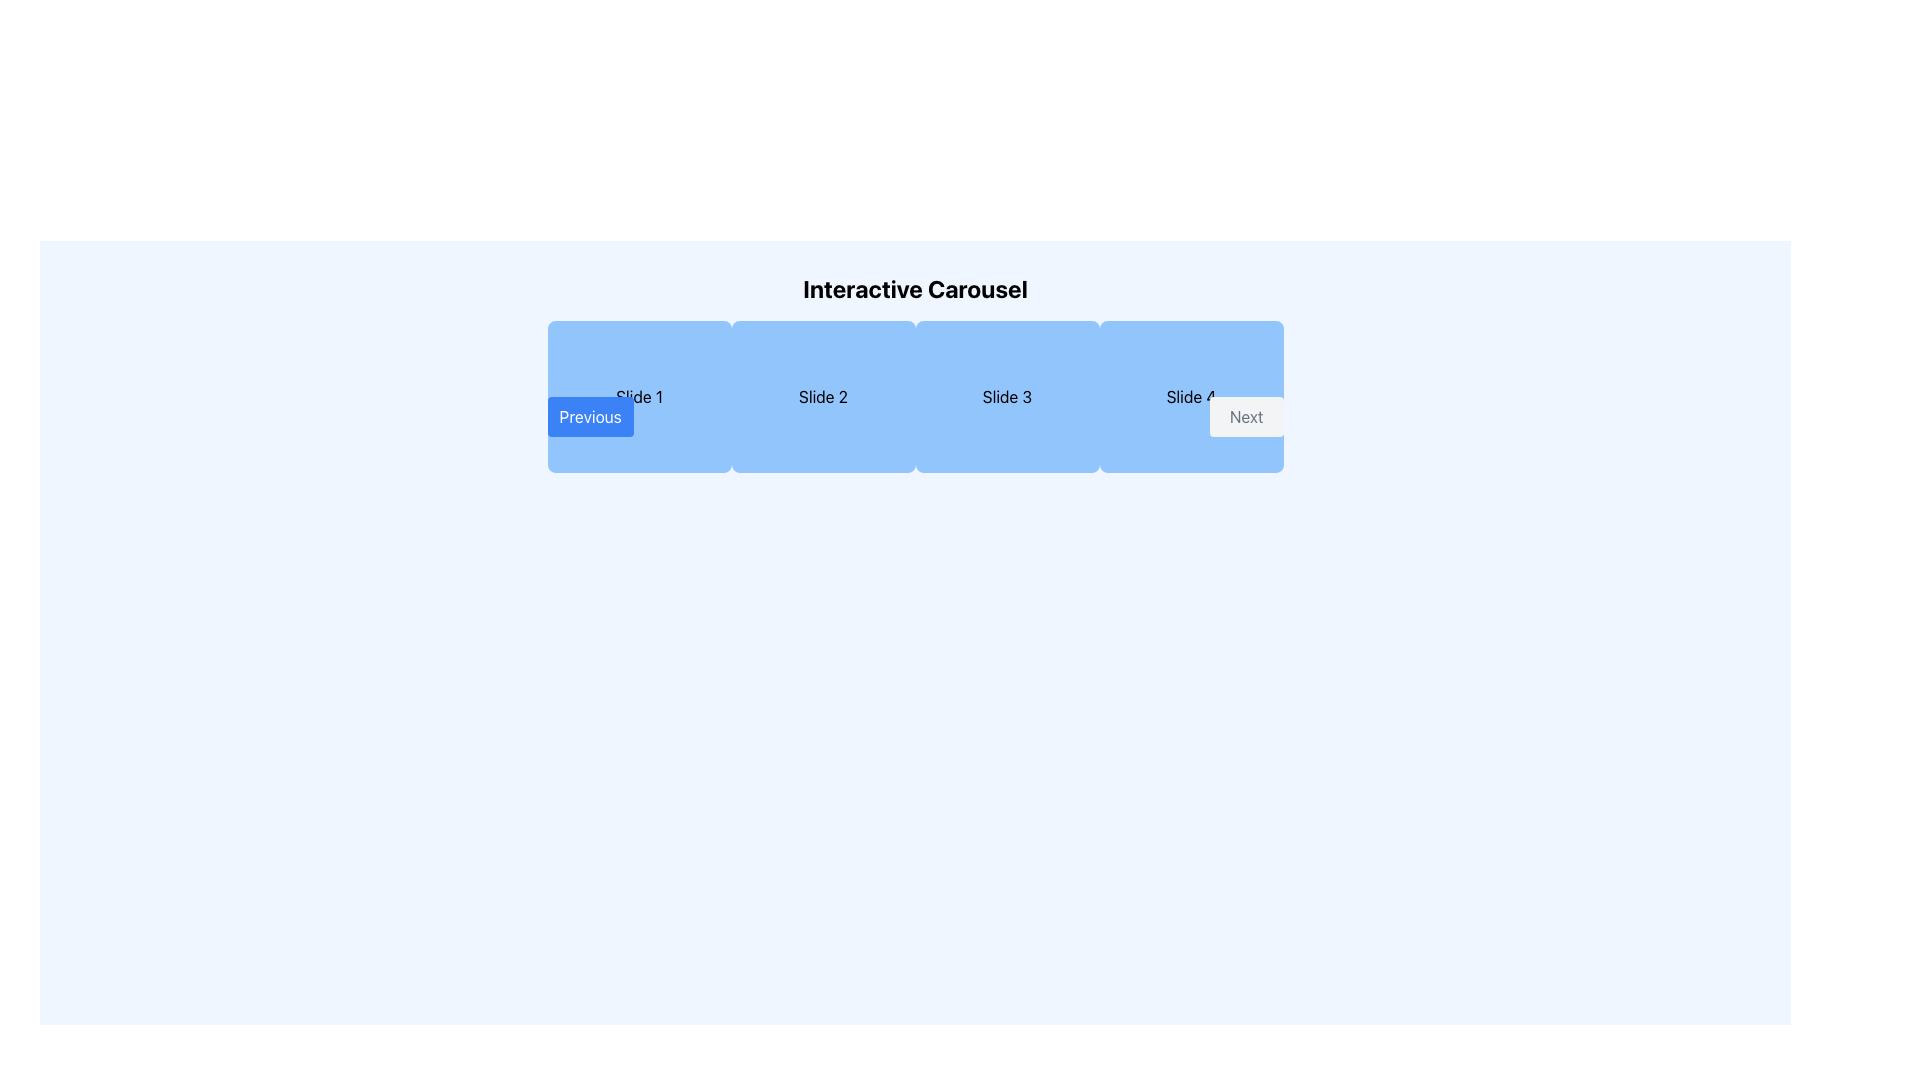  What do you see at coordinates (638, 397) in the screenshot?
I see `to select the first slide in the carousel, which displays content associated with 'Slide 1'` at bounding box center [638, 397].